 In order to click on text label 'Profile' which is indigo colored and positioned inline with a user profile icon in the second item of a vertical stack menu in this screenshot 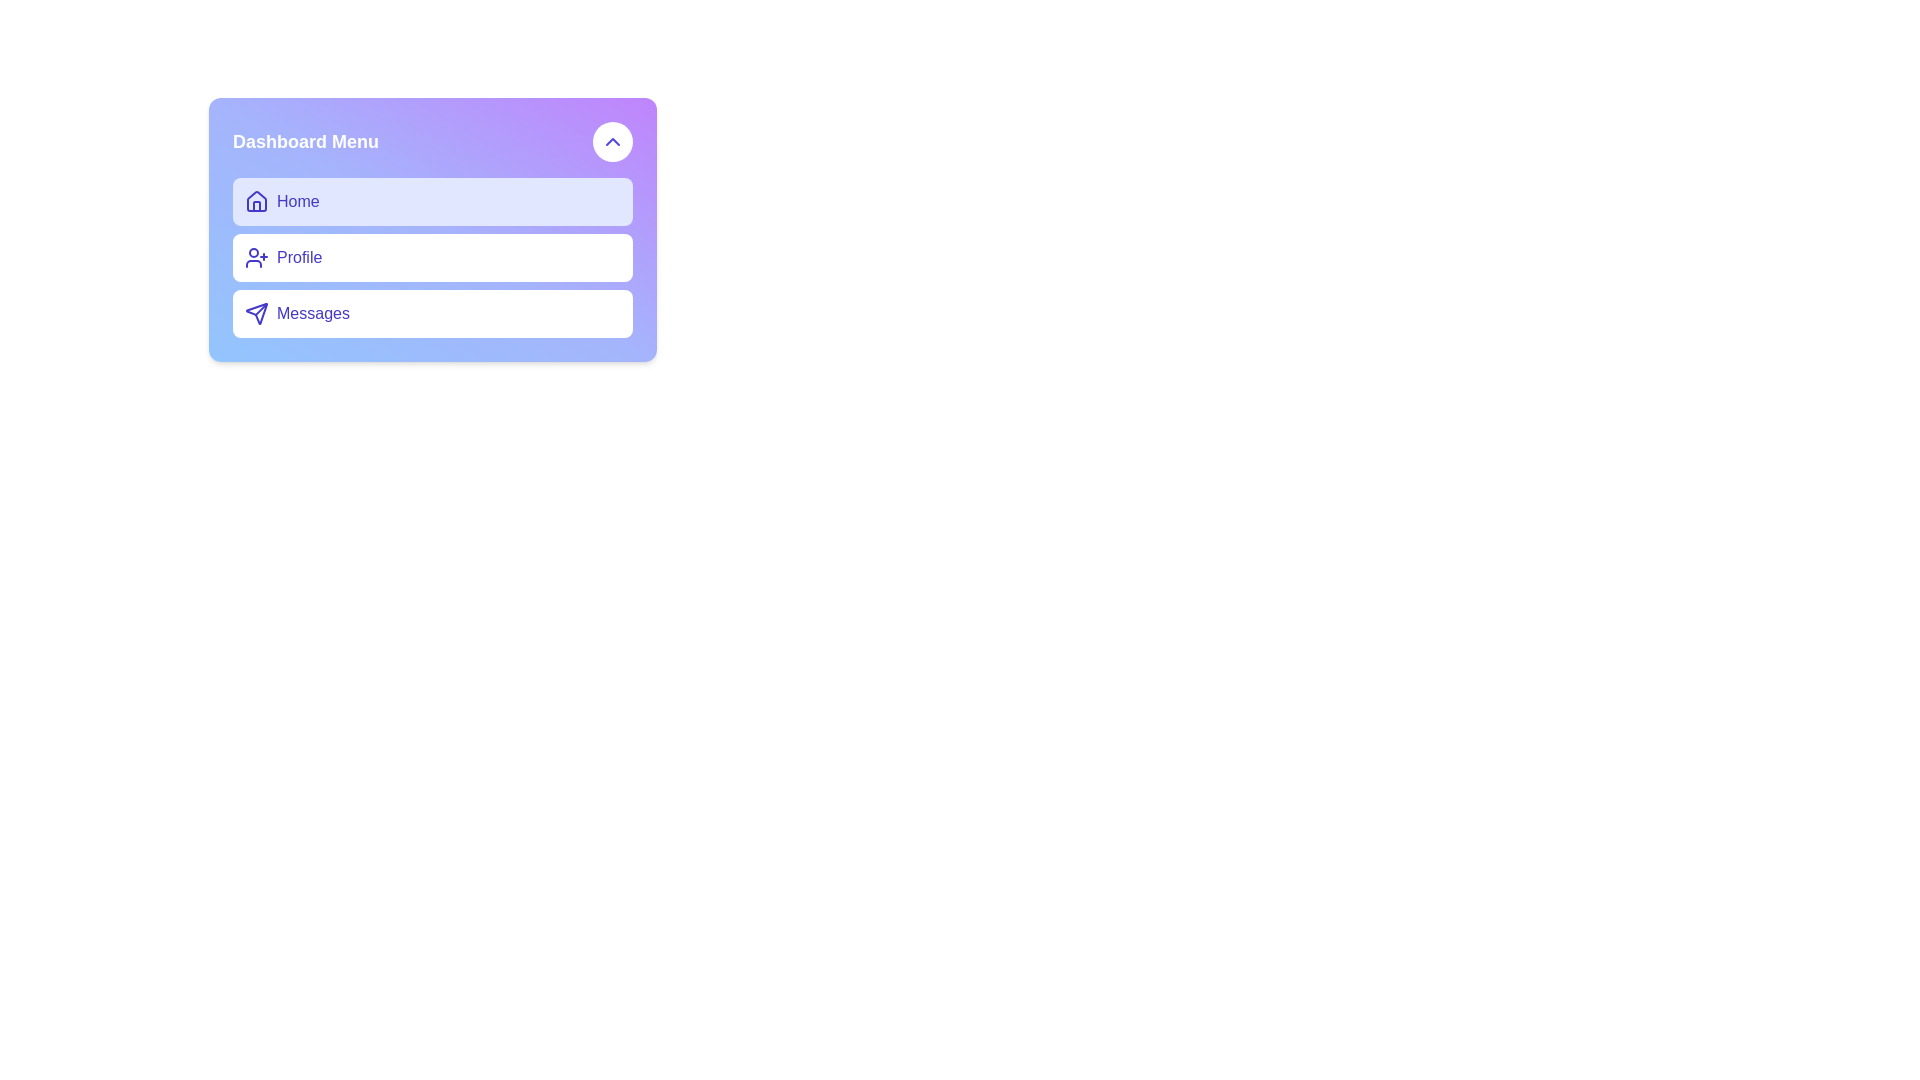, I will do `click(298, 257)`.